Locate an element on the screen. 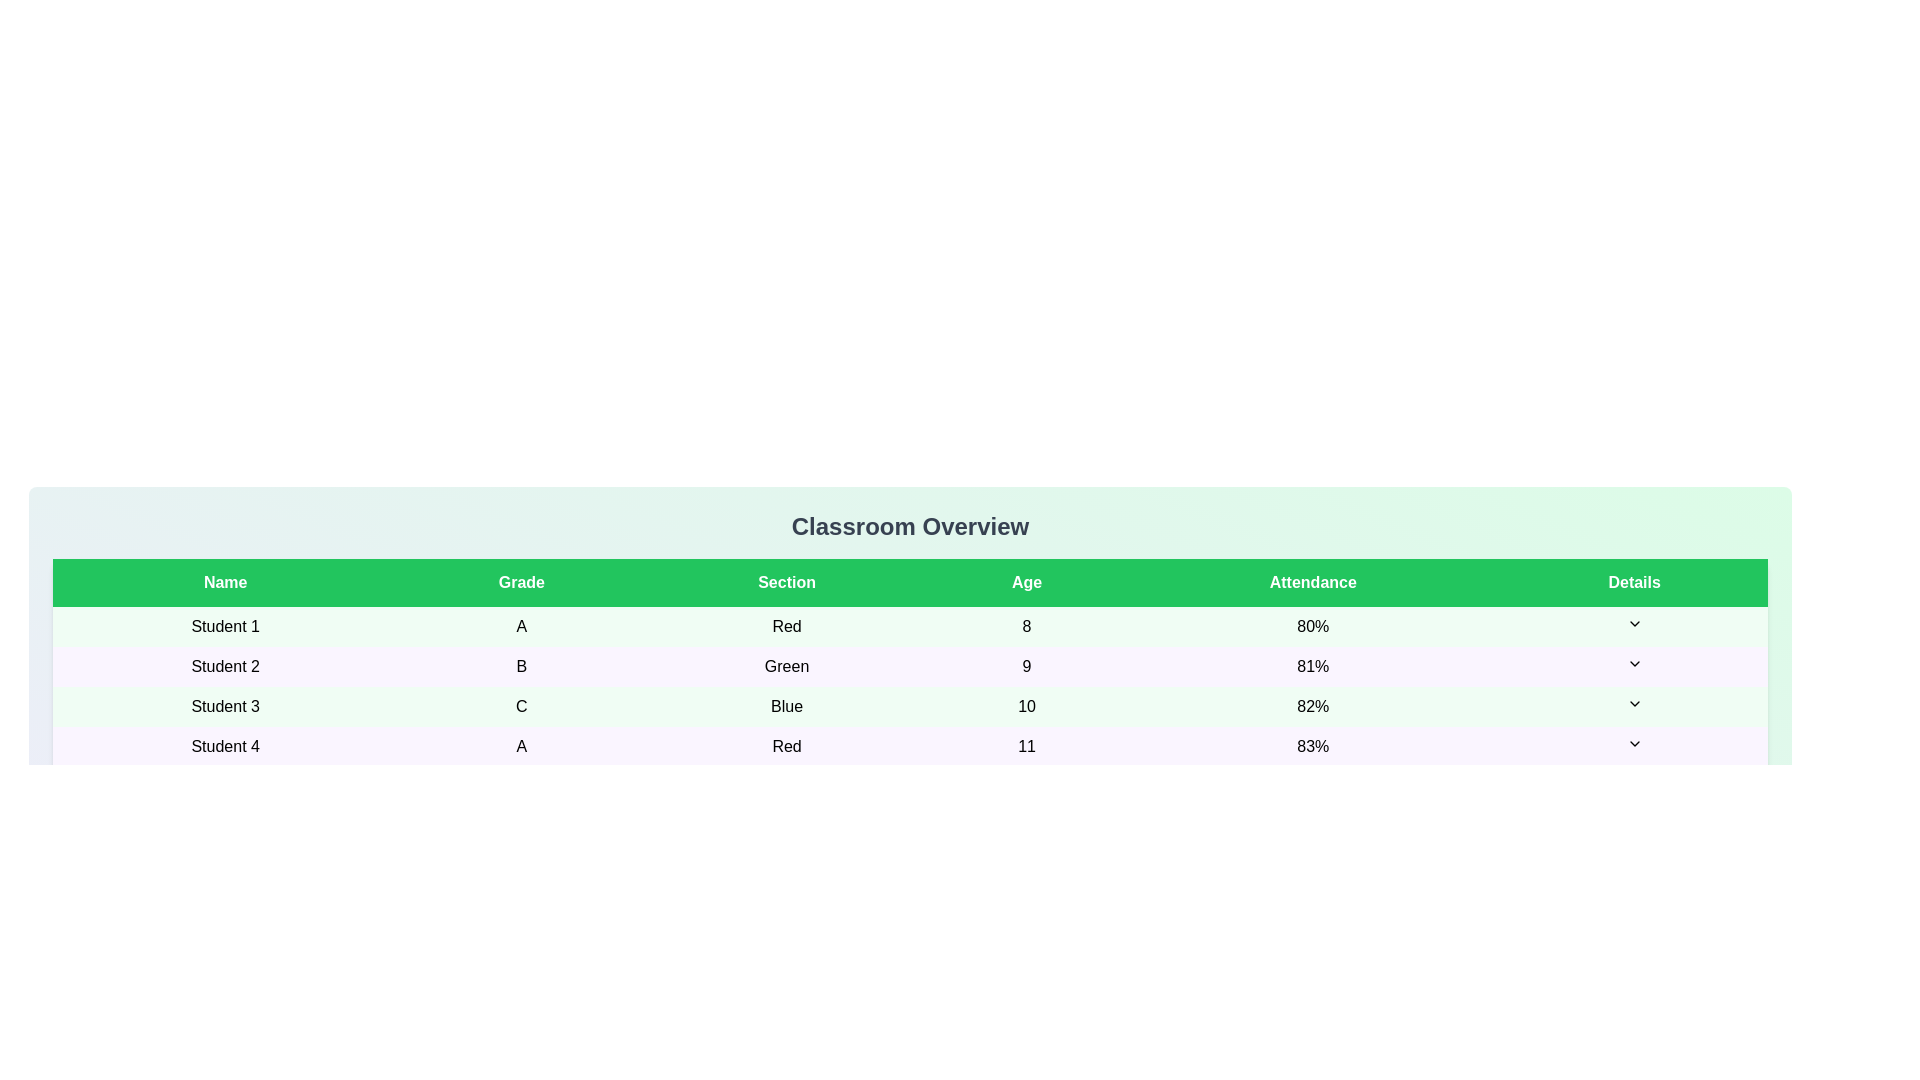 The height and width of the screenshot is (1080, 1920). the header Name to sort the table by that column is located at coordinates (225, 582).